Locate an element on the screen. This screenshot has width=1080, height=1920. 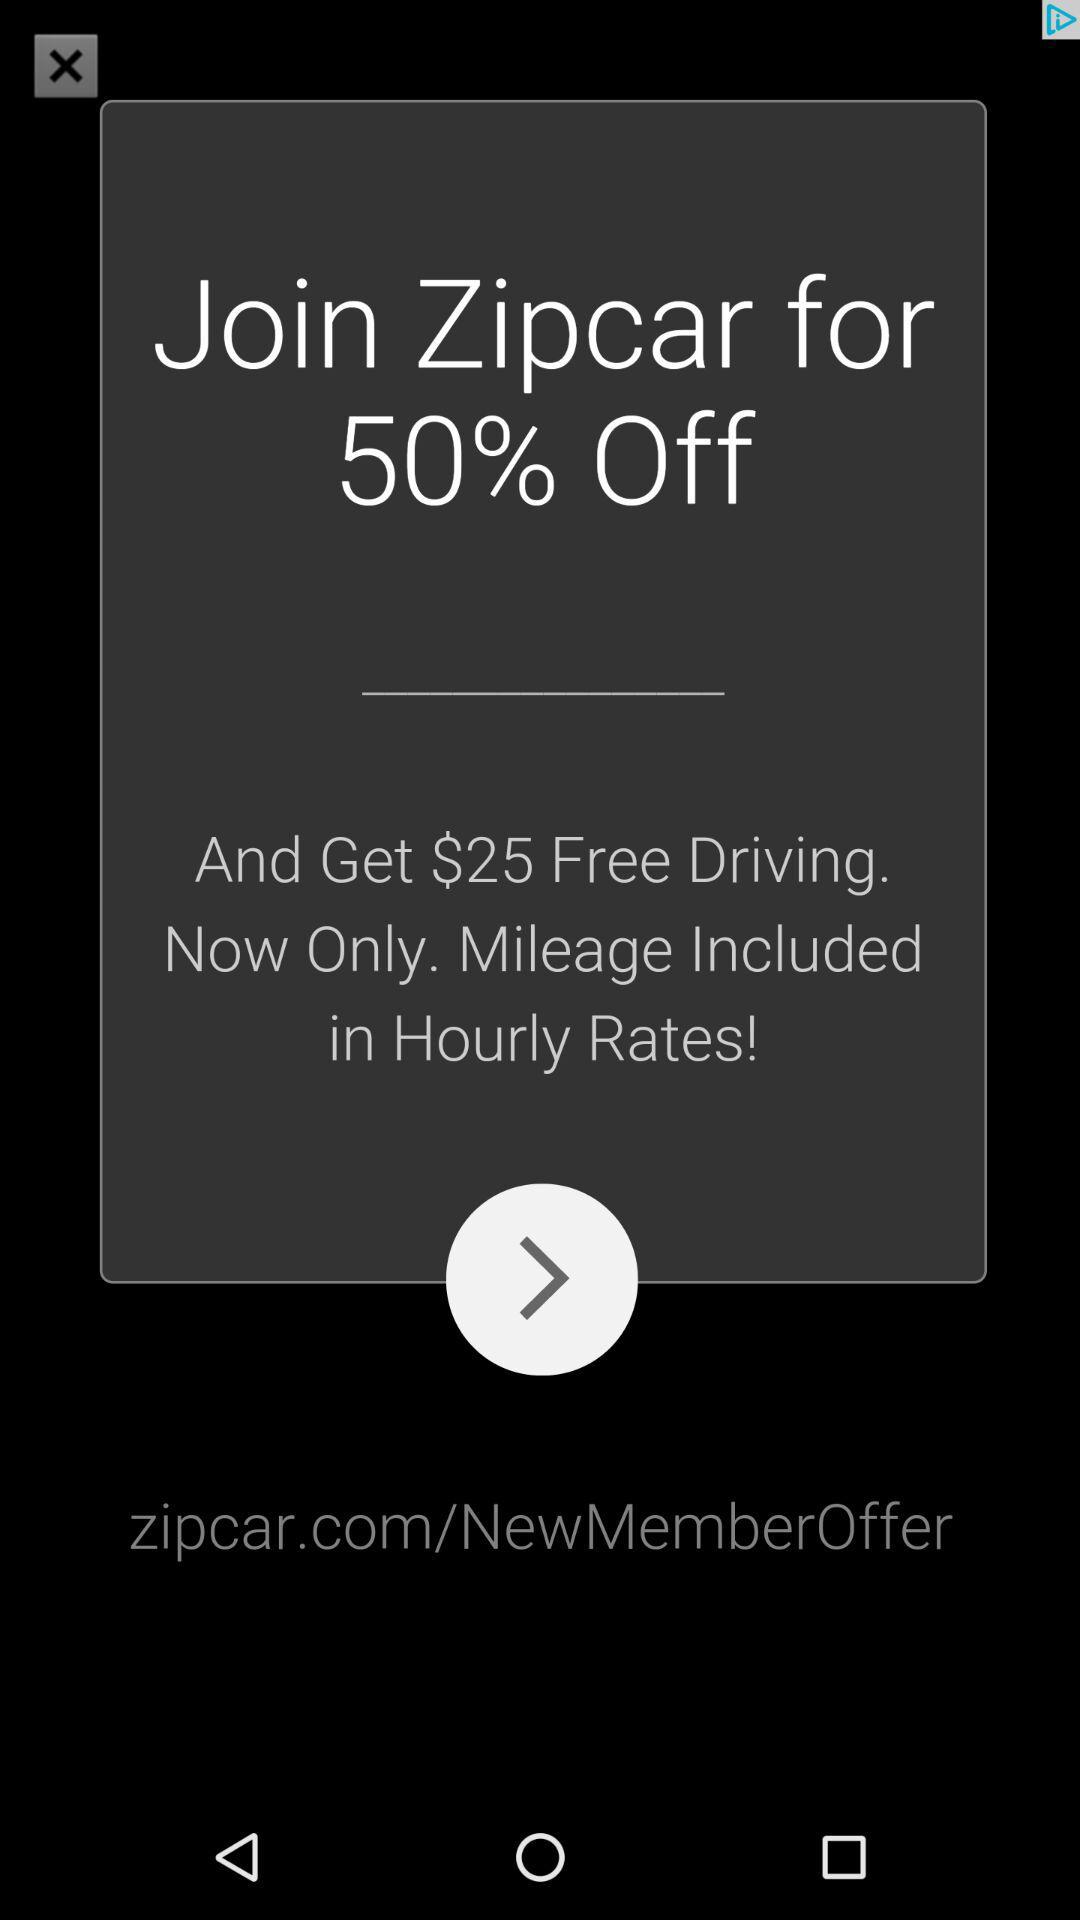
the close icon is located at coordinates (64, 70).